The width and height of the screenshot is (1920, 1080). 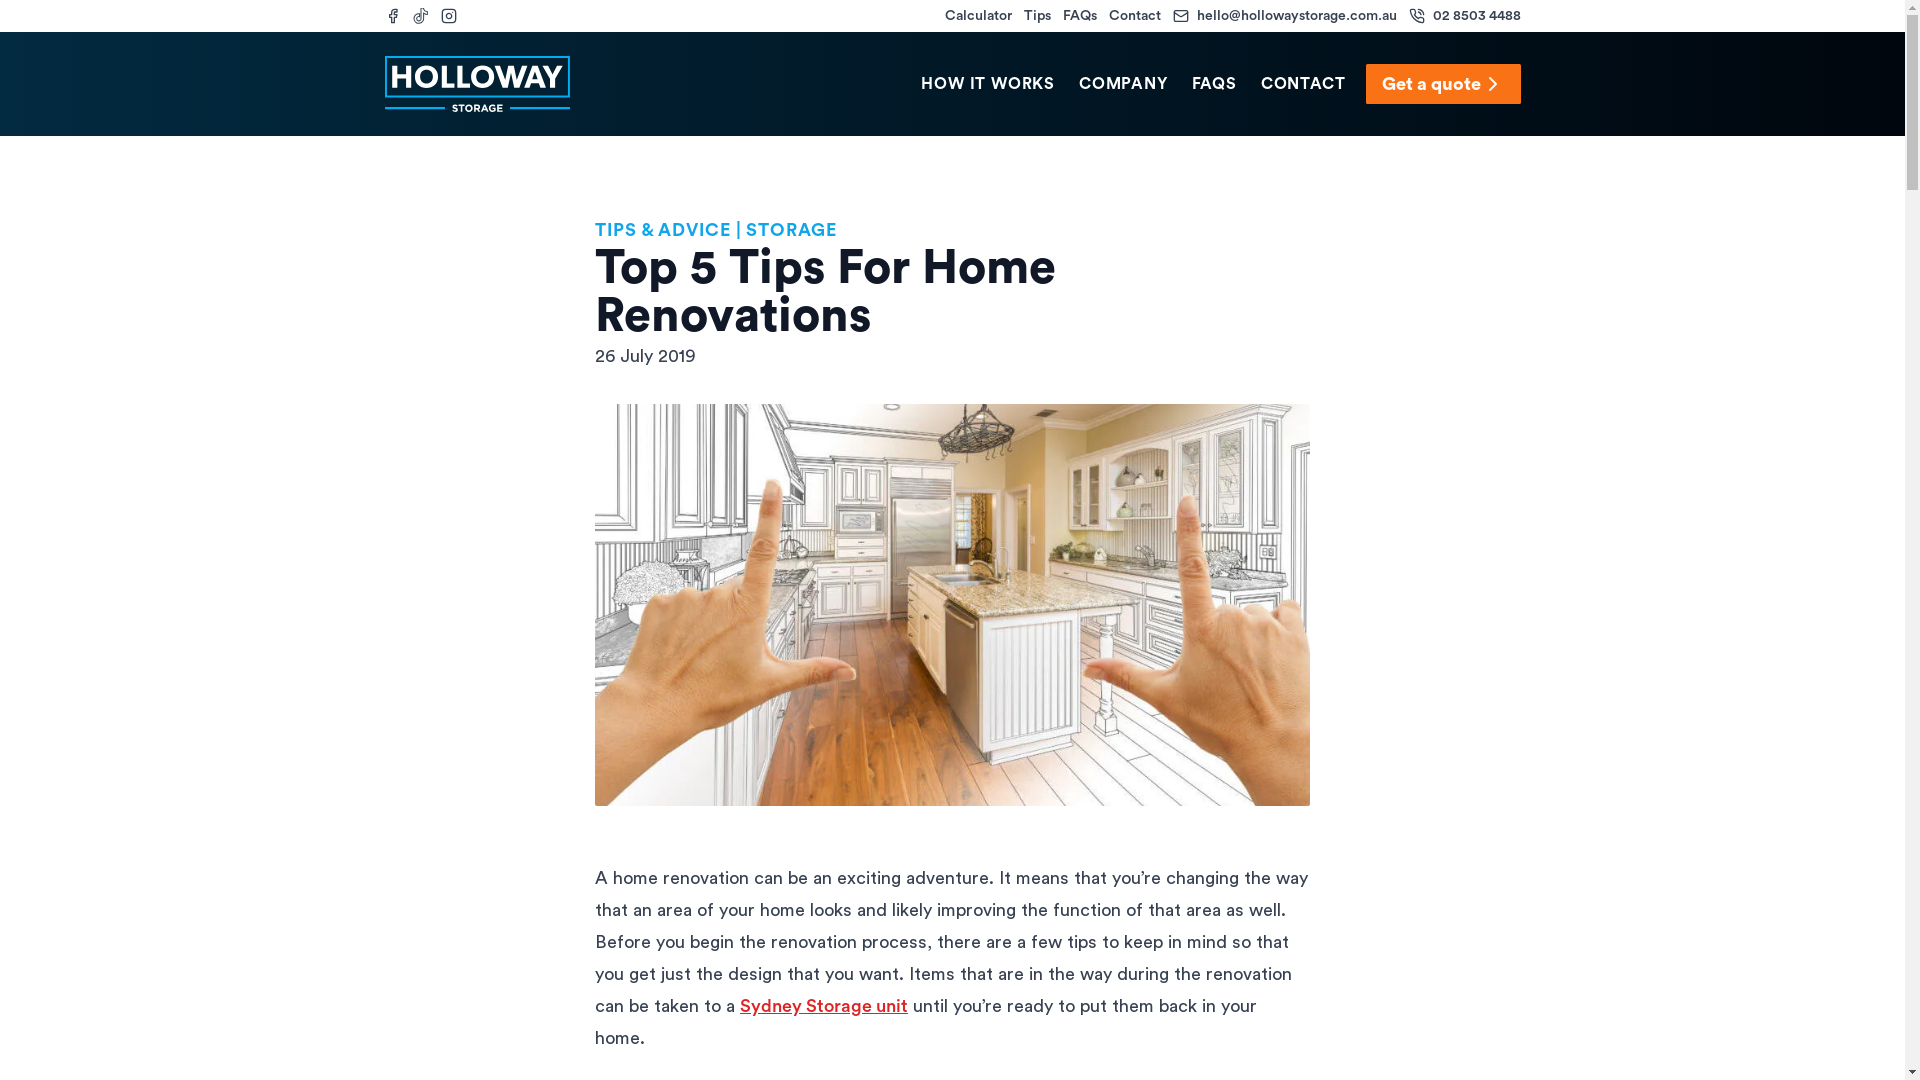 I want to click on 'Tips', so click(x=1037, y=15).